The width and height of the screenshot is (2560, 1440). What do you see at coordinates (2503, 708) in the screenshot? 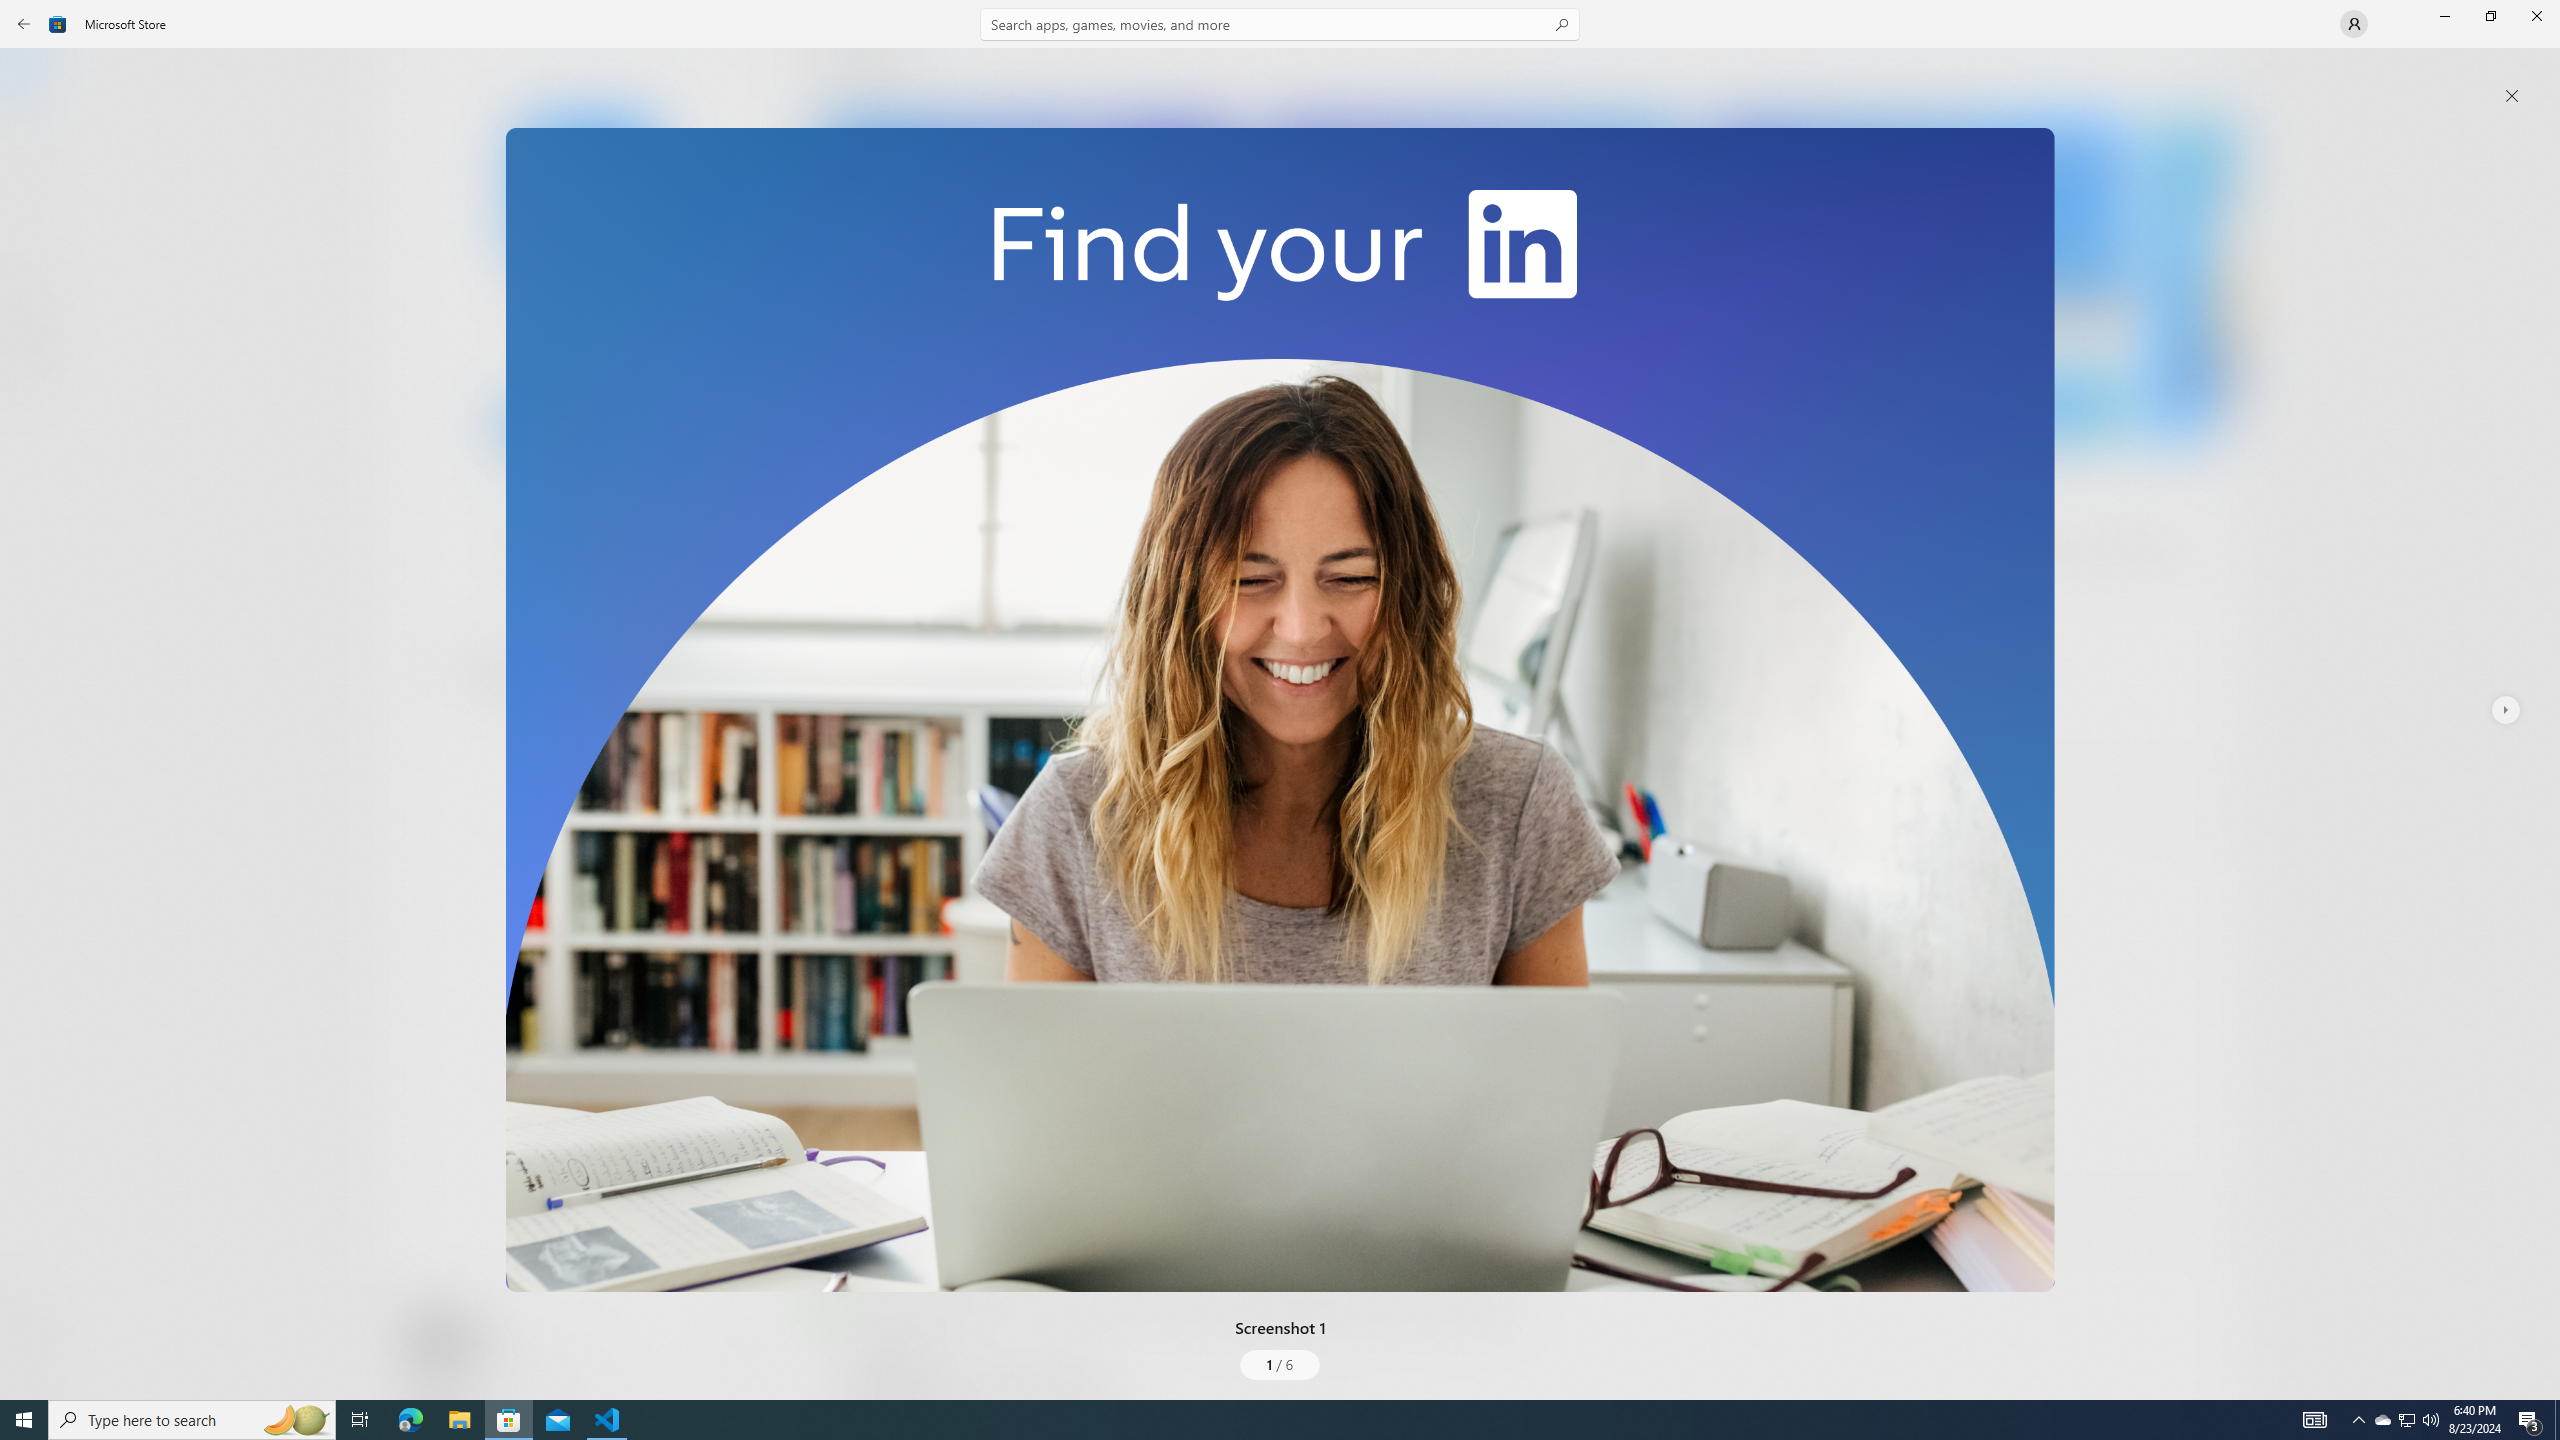
I see `'Next'` at bounding box center [2503, 708].